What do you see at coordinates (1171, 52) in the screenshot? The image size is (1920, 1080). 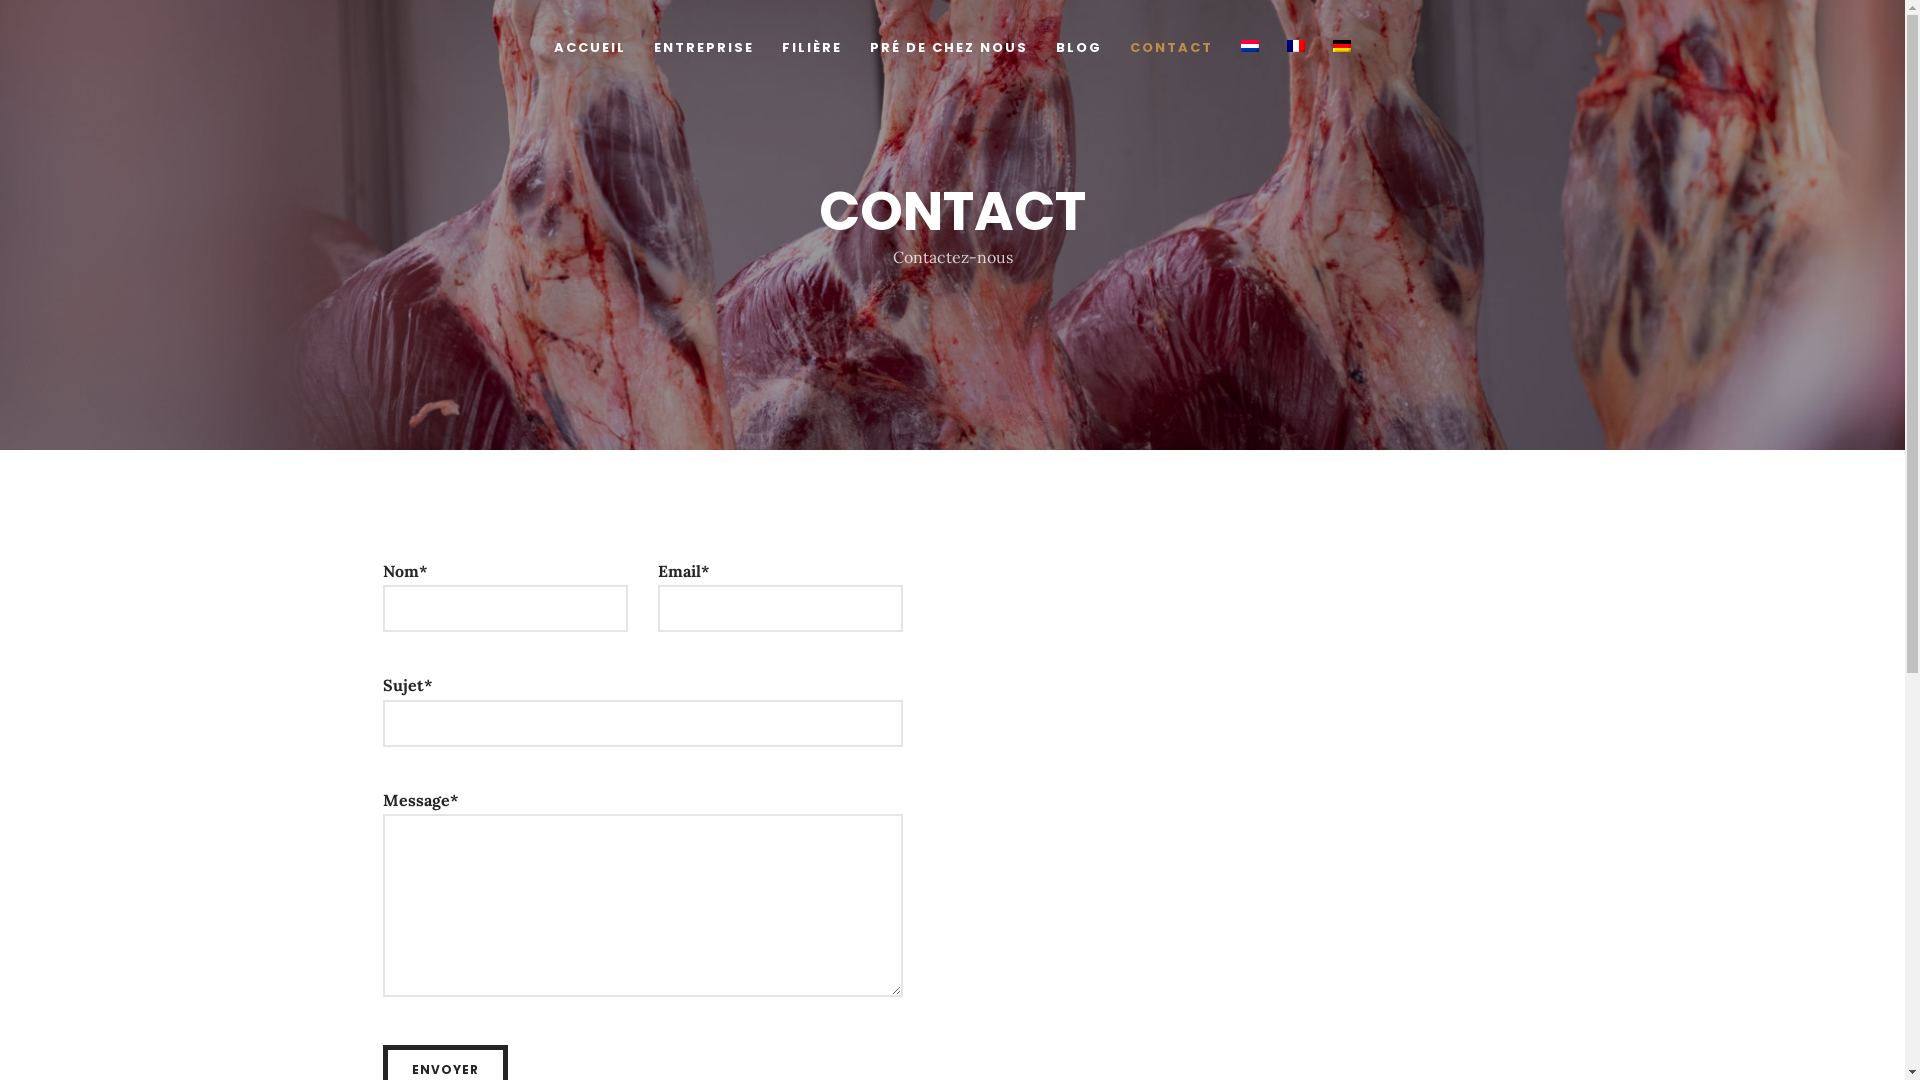 I see `'CONTACT'` at bounding box center [1171, 52].